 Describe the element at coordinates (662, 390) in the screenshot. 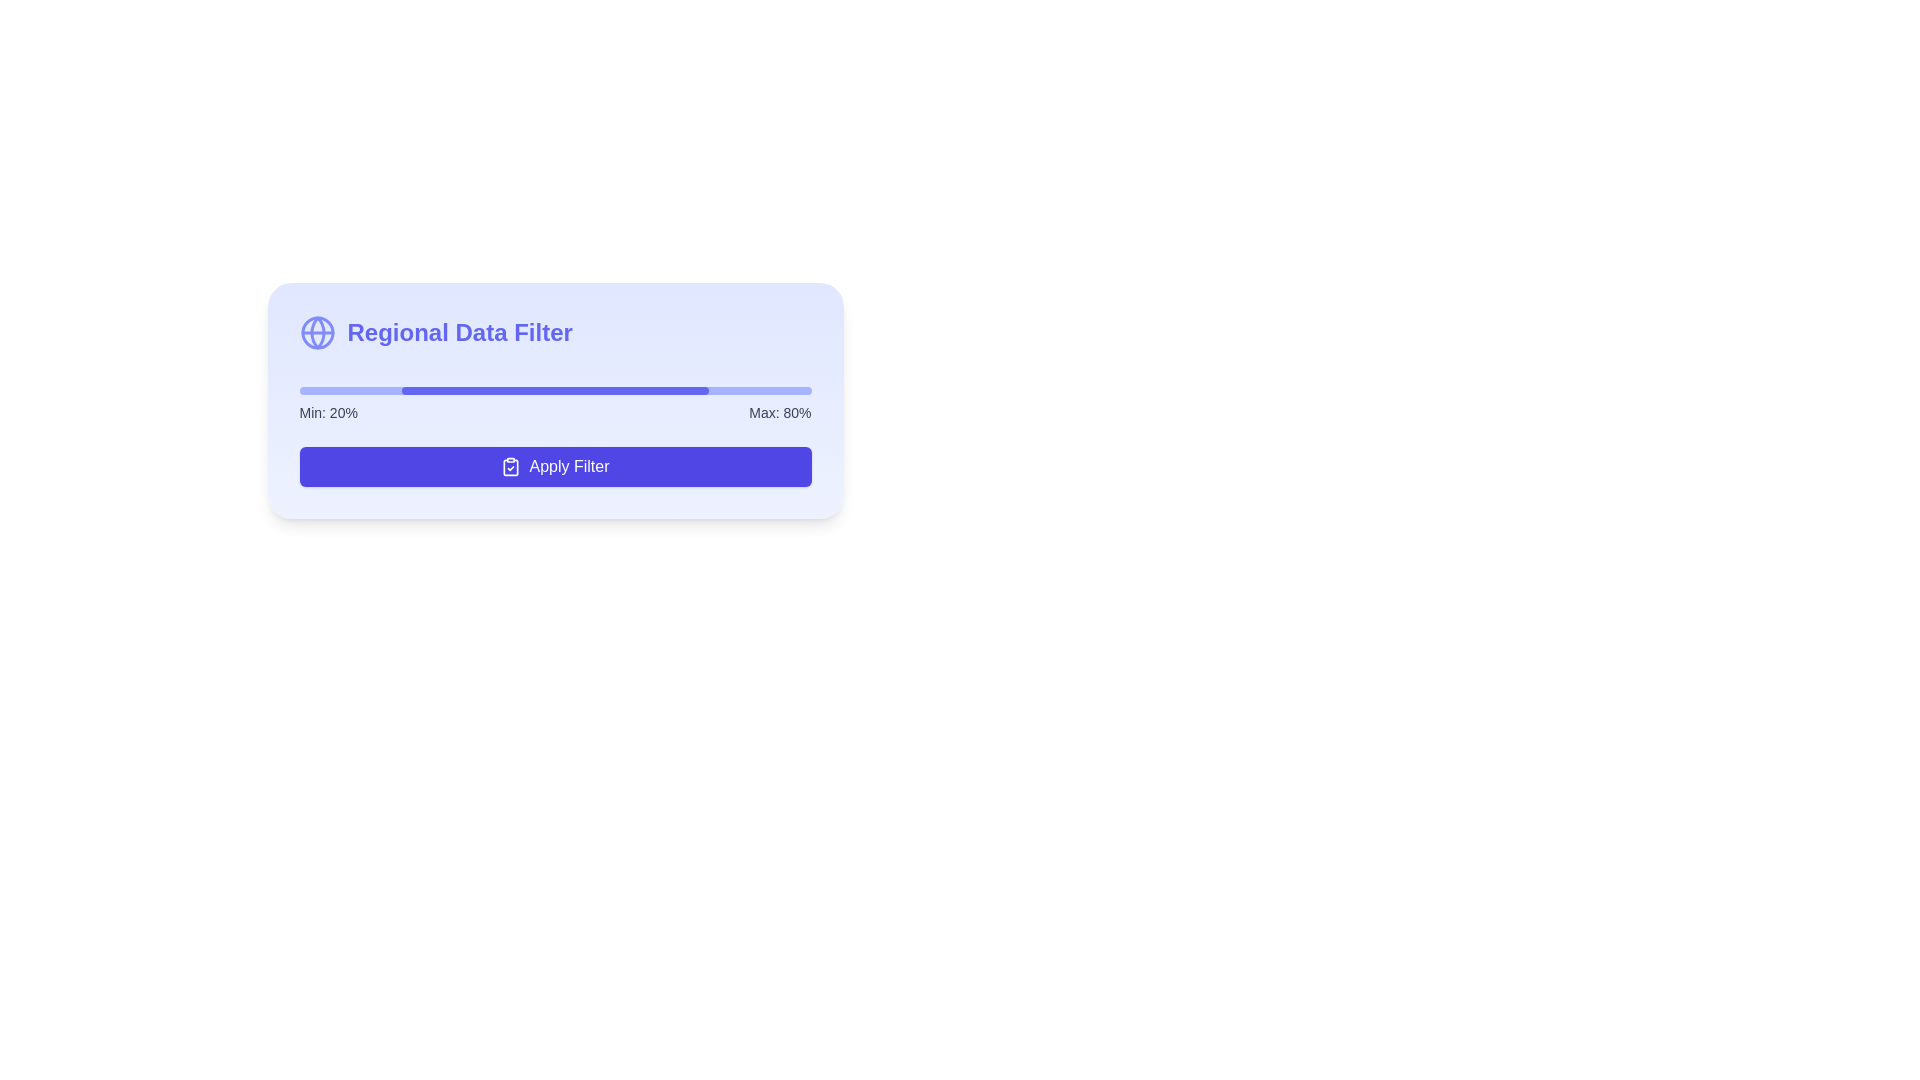

I see `the filter value` at that location.